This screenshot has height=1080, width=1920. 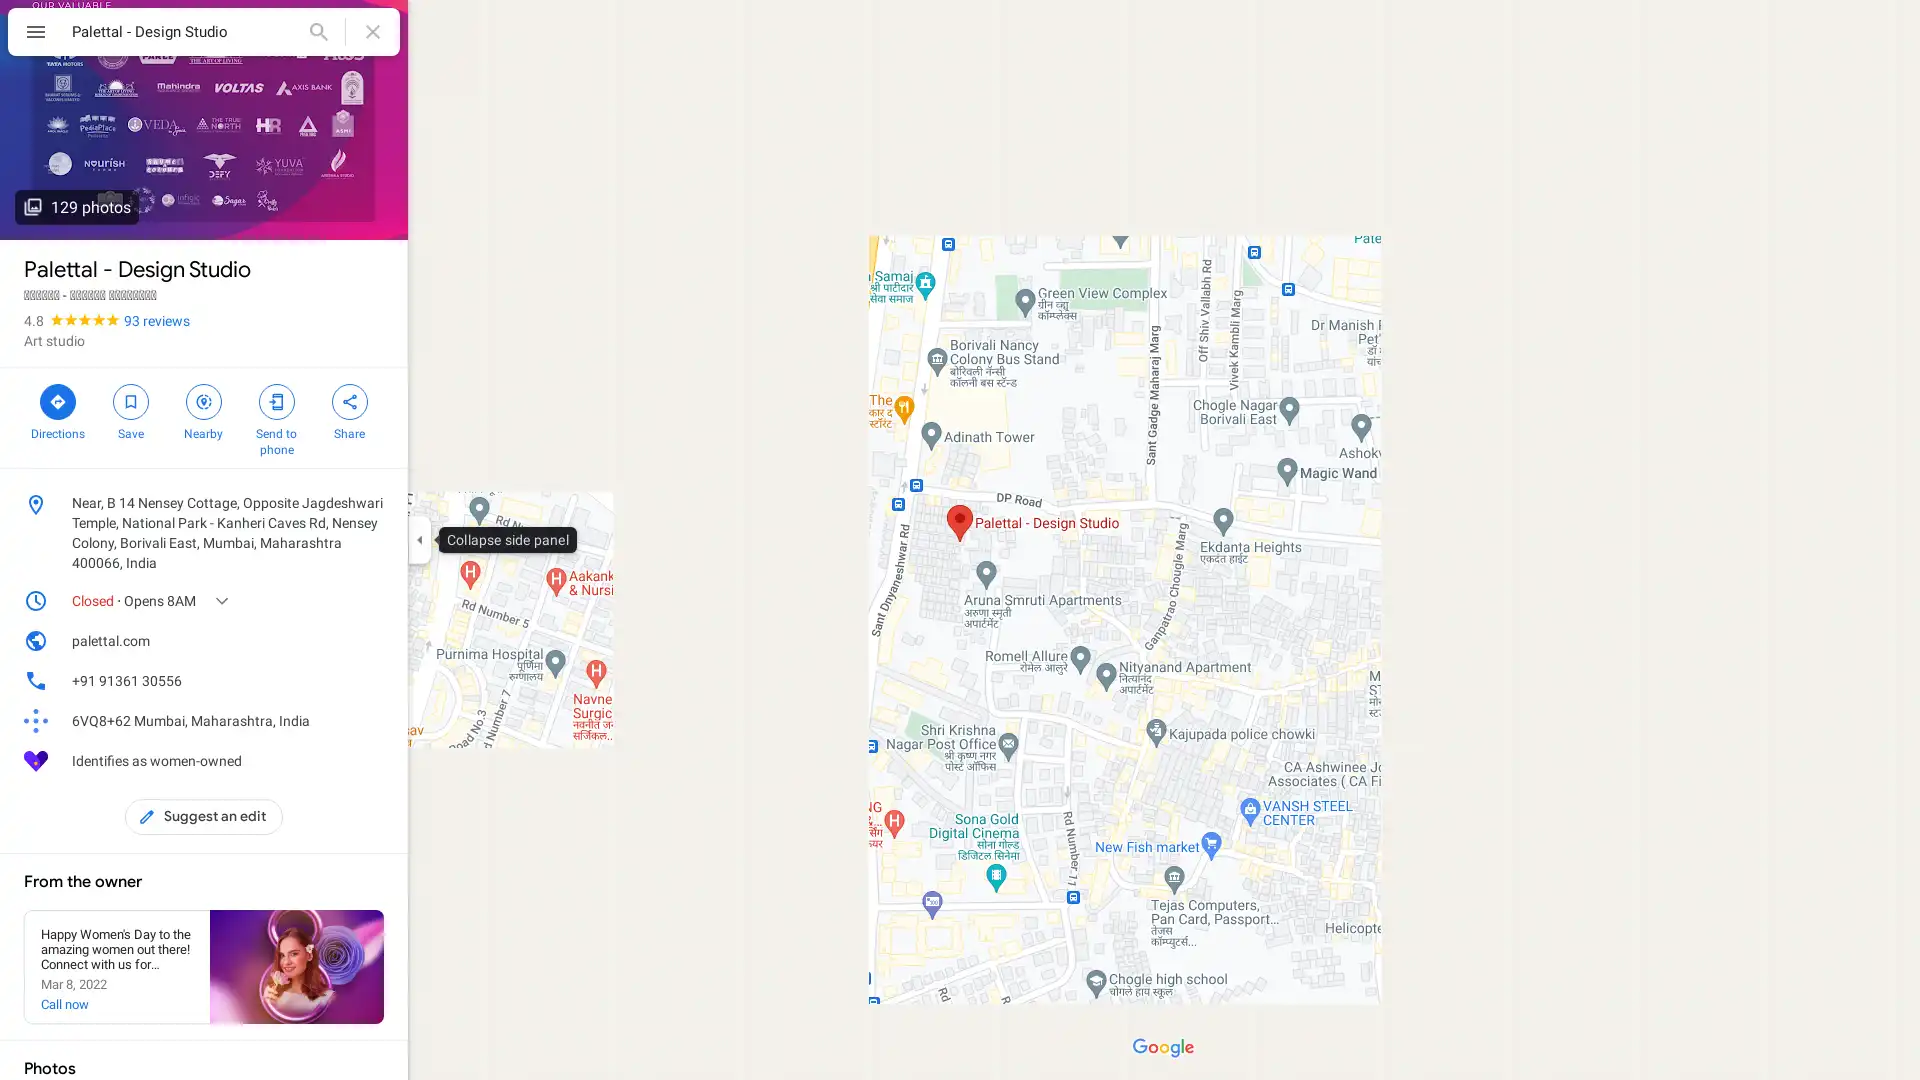 What do you see at coordinates (418, 540) in the screenshot?
I see `Collapse side panel` at bounding box center [418, 540].